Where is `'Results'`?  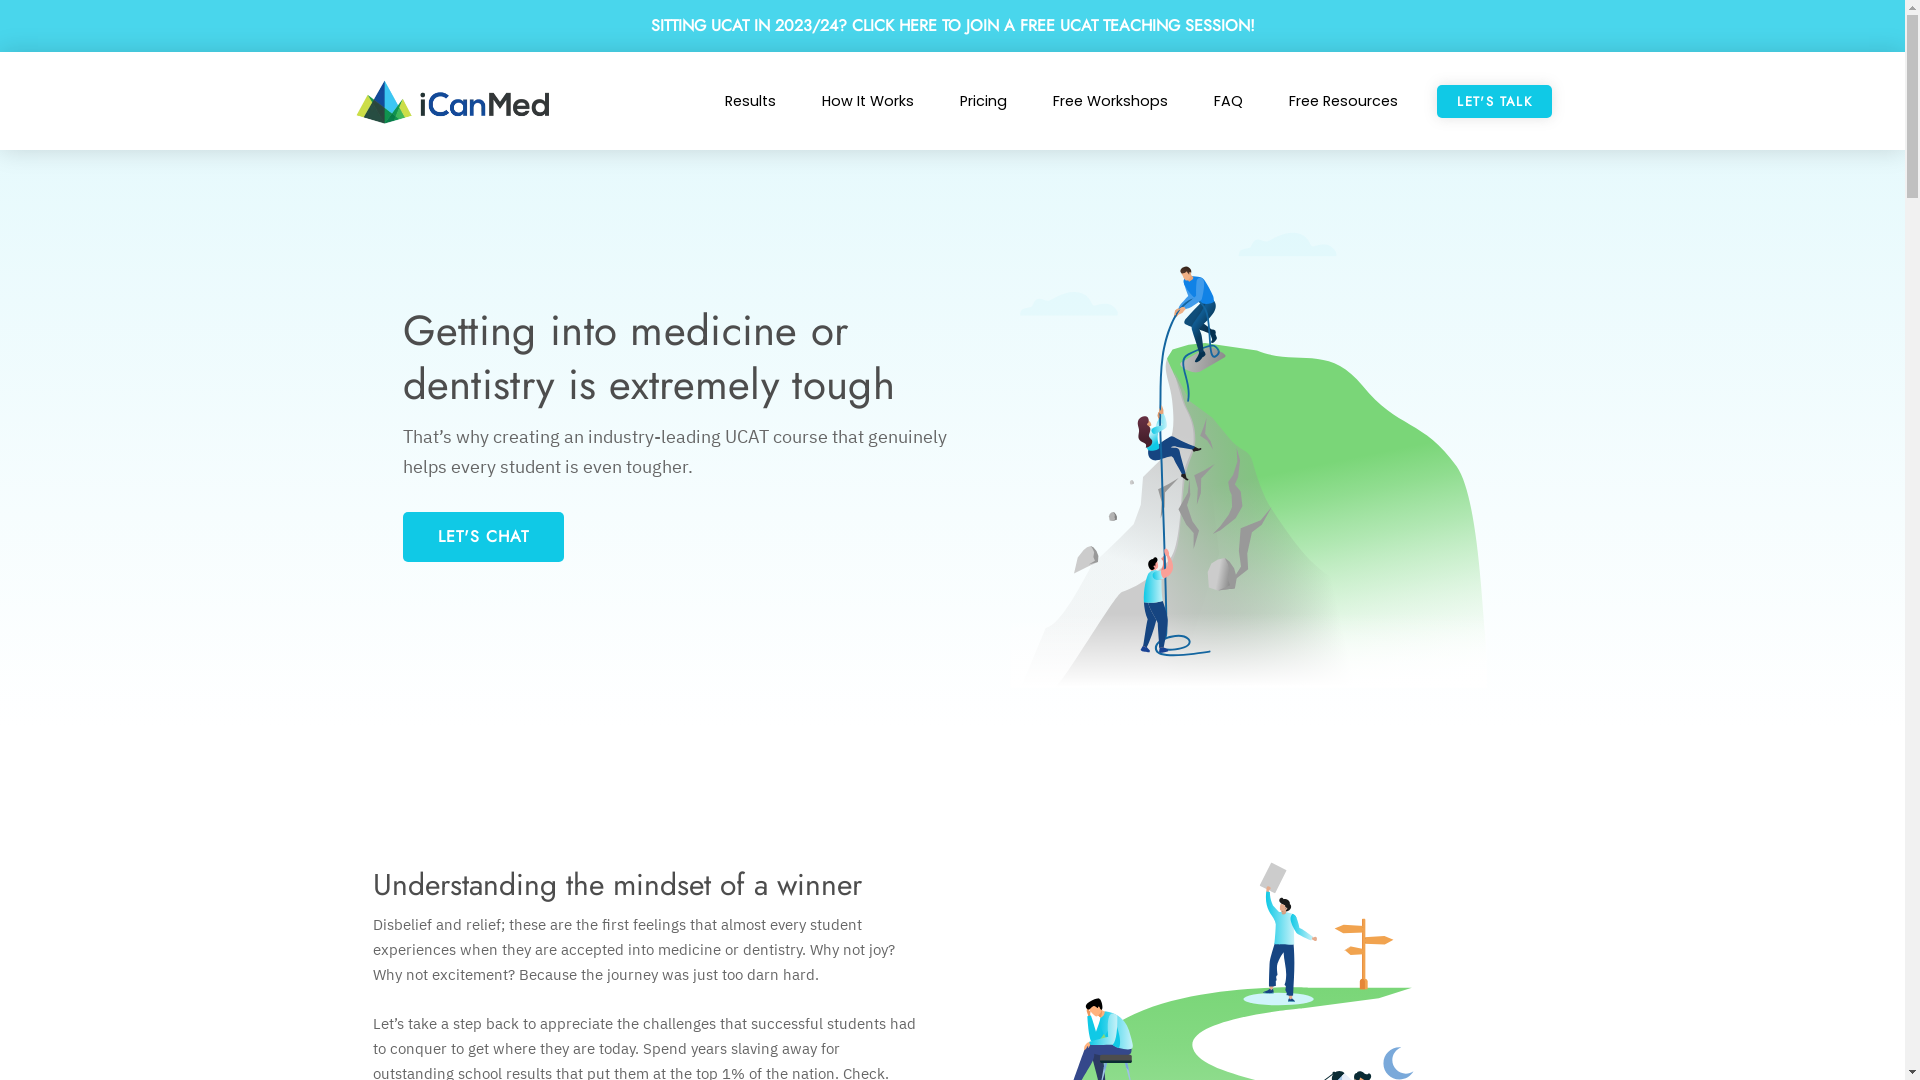 'Results' is located at coordinates (749, 100).